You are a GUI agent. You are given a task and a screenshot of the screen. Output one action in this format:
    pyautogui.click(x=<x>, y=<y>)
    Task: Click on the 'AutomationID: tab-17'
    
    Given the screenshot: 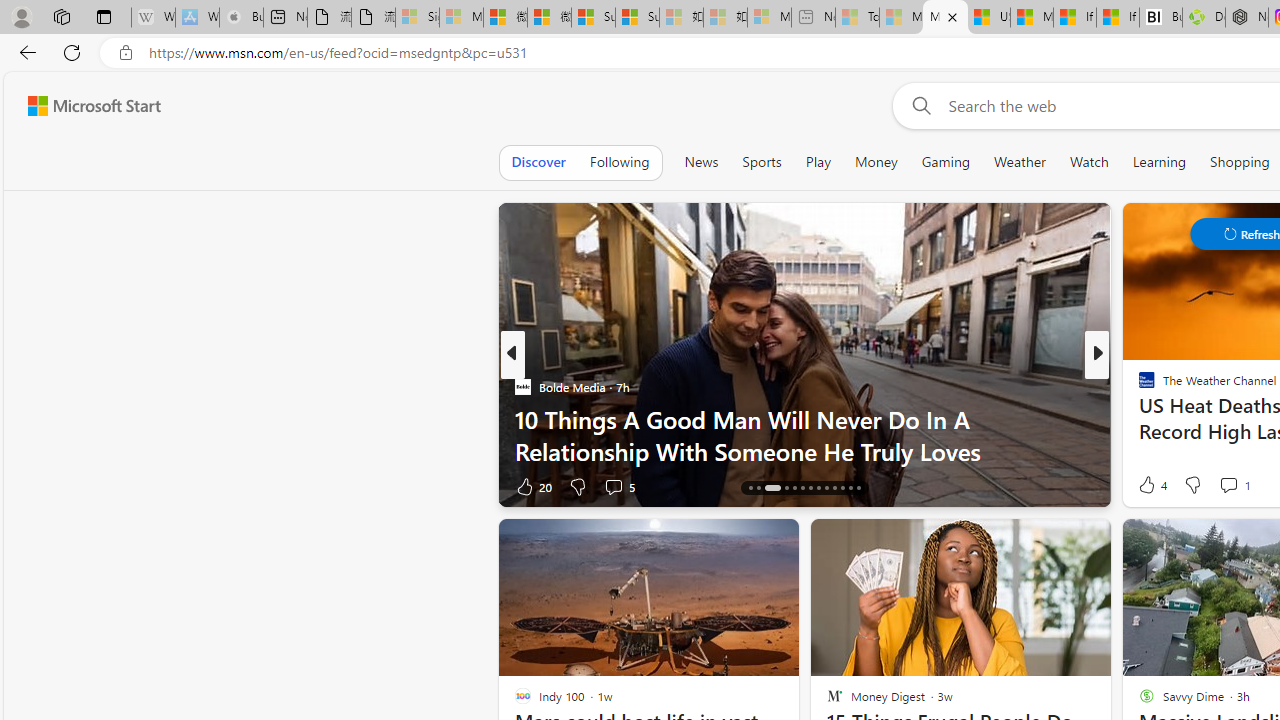 What is the action you would take?
    pyautogui.click(x=785, y=488)
    